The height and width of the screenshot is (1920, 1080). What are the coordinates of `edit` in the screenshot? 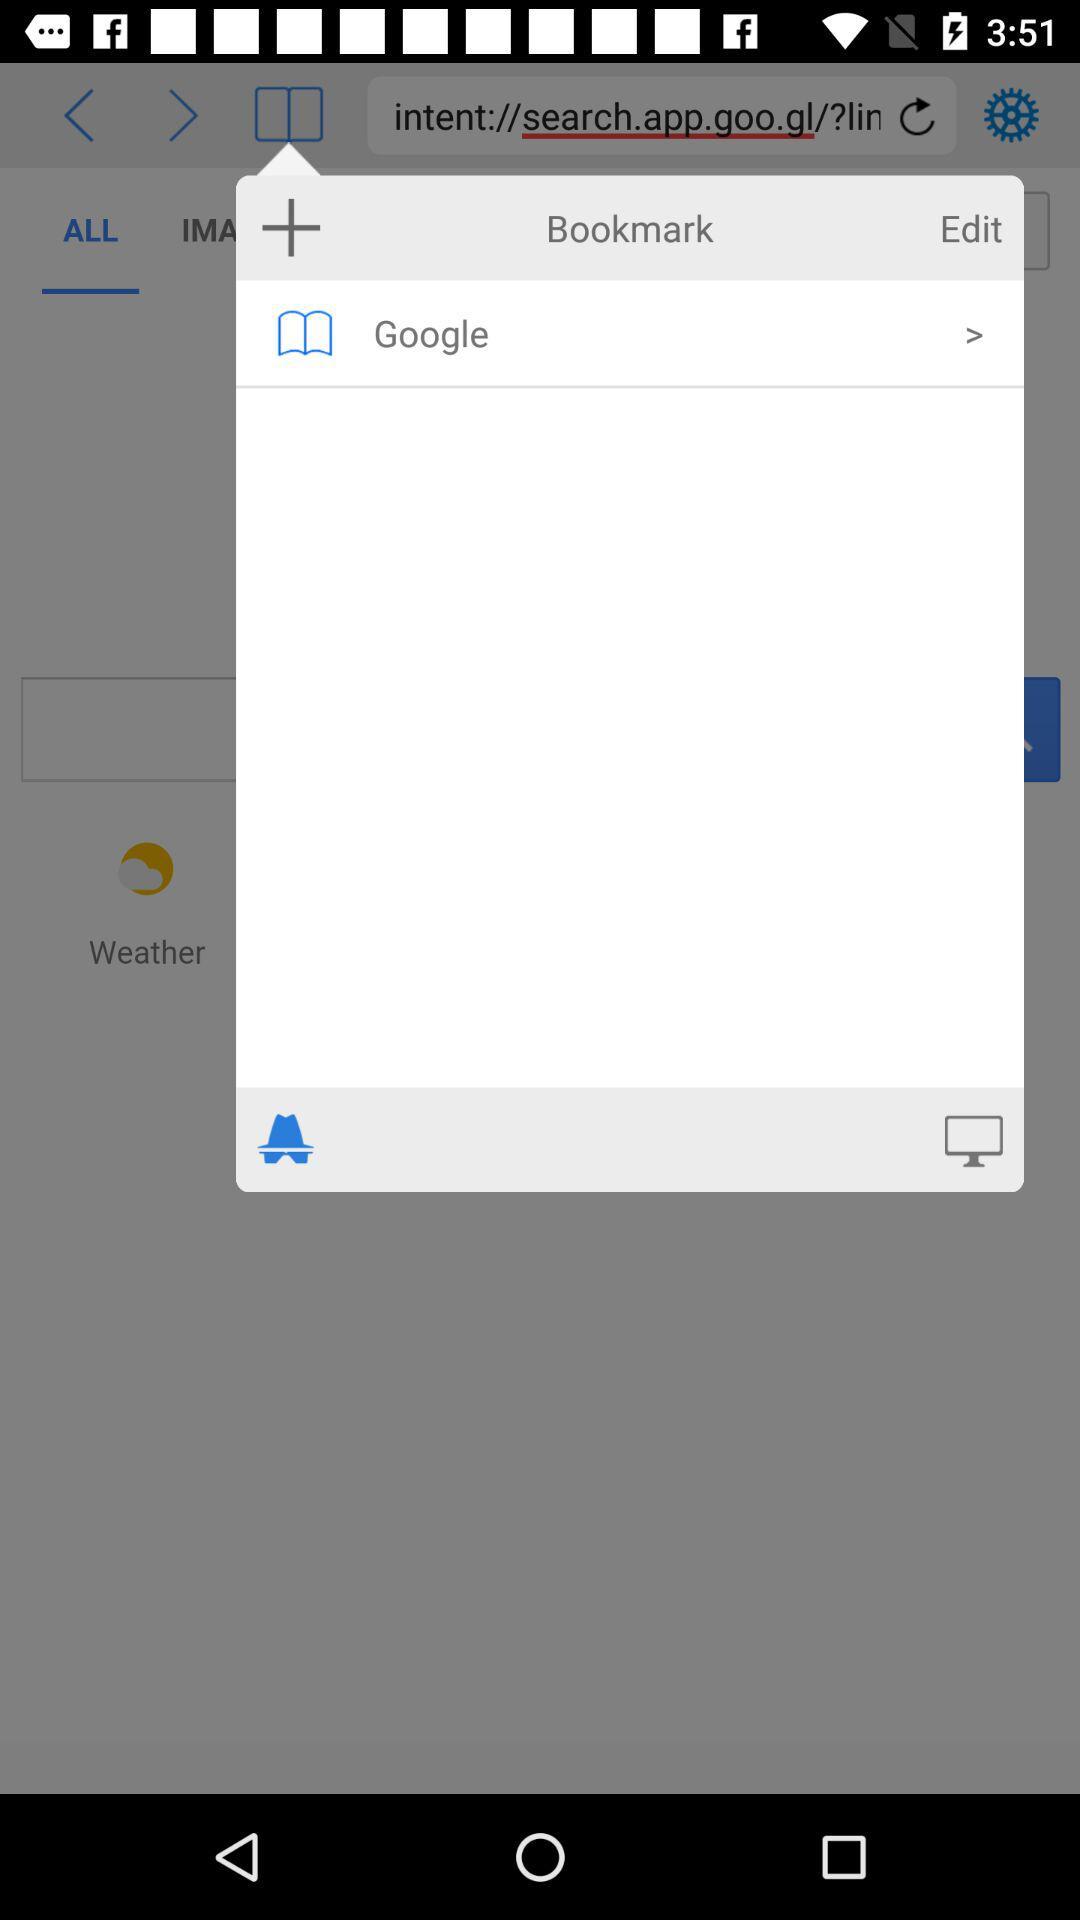 It's located at (970, 228).